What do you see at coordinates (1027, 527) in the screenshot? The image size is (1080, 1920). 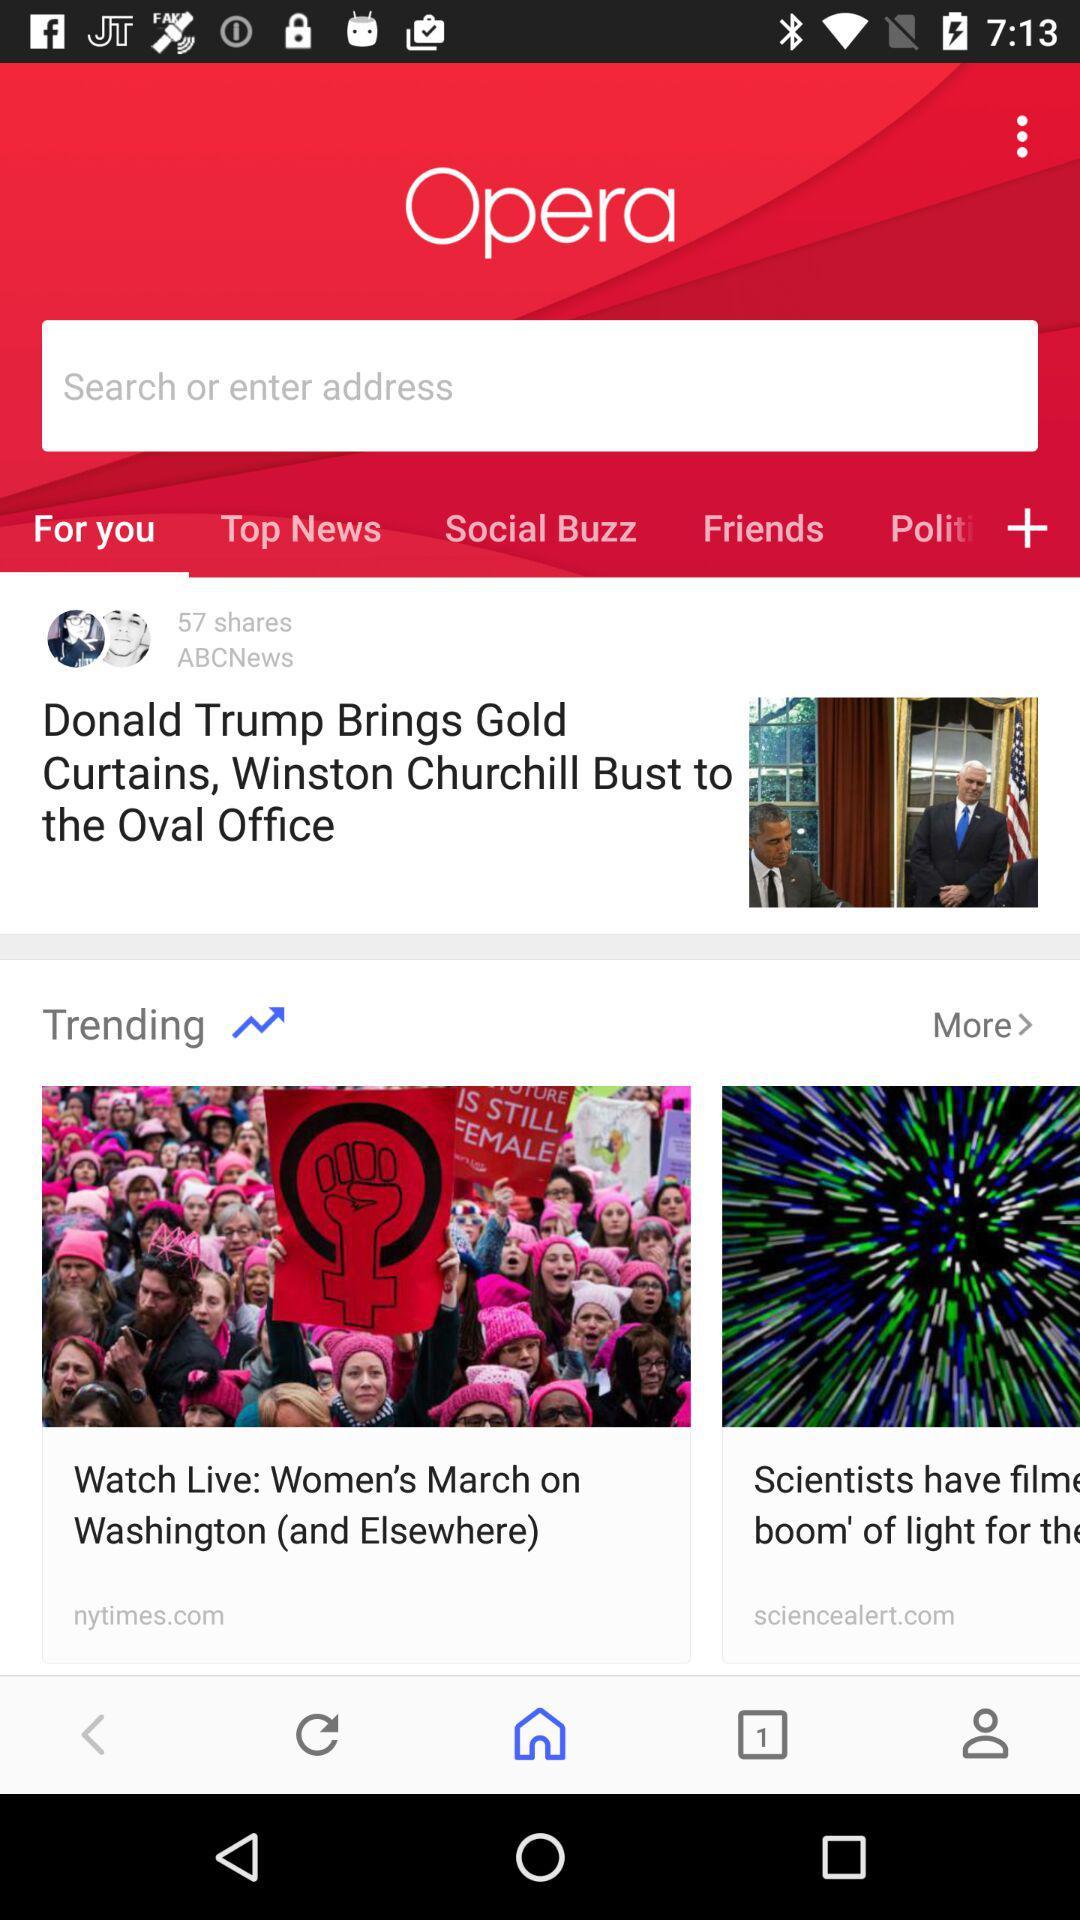 I see `the add icon` at bounding box center [1027, 527].